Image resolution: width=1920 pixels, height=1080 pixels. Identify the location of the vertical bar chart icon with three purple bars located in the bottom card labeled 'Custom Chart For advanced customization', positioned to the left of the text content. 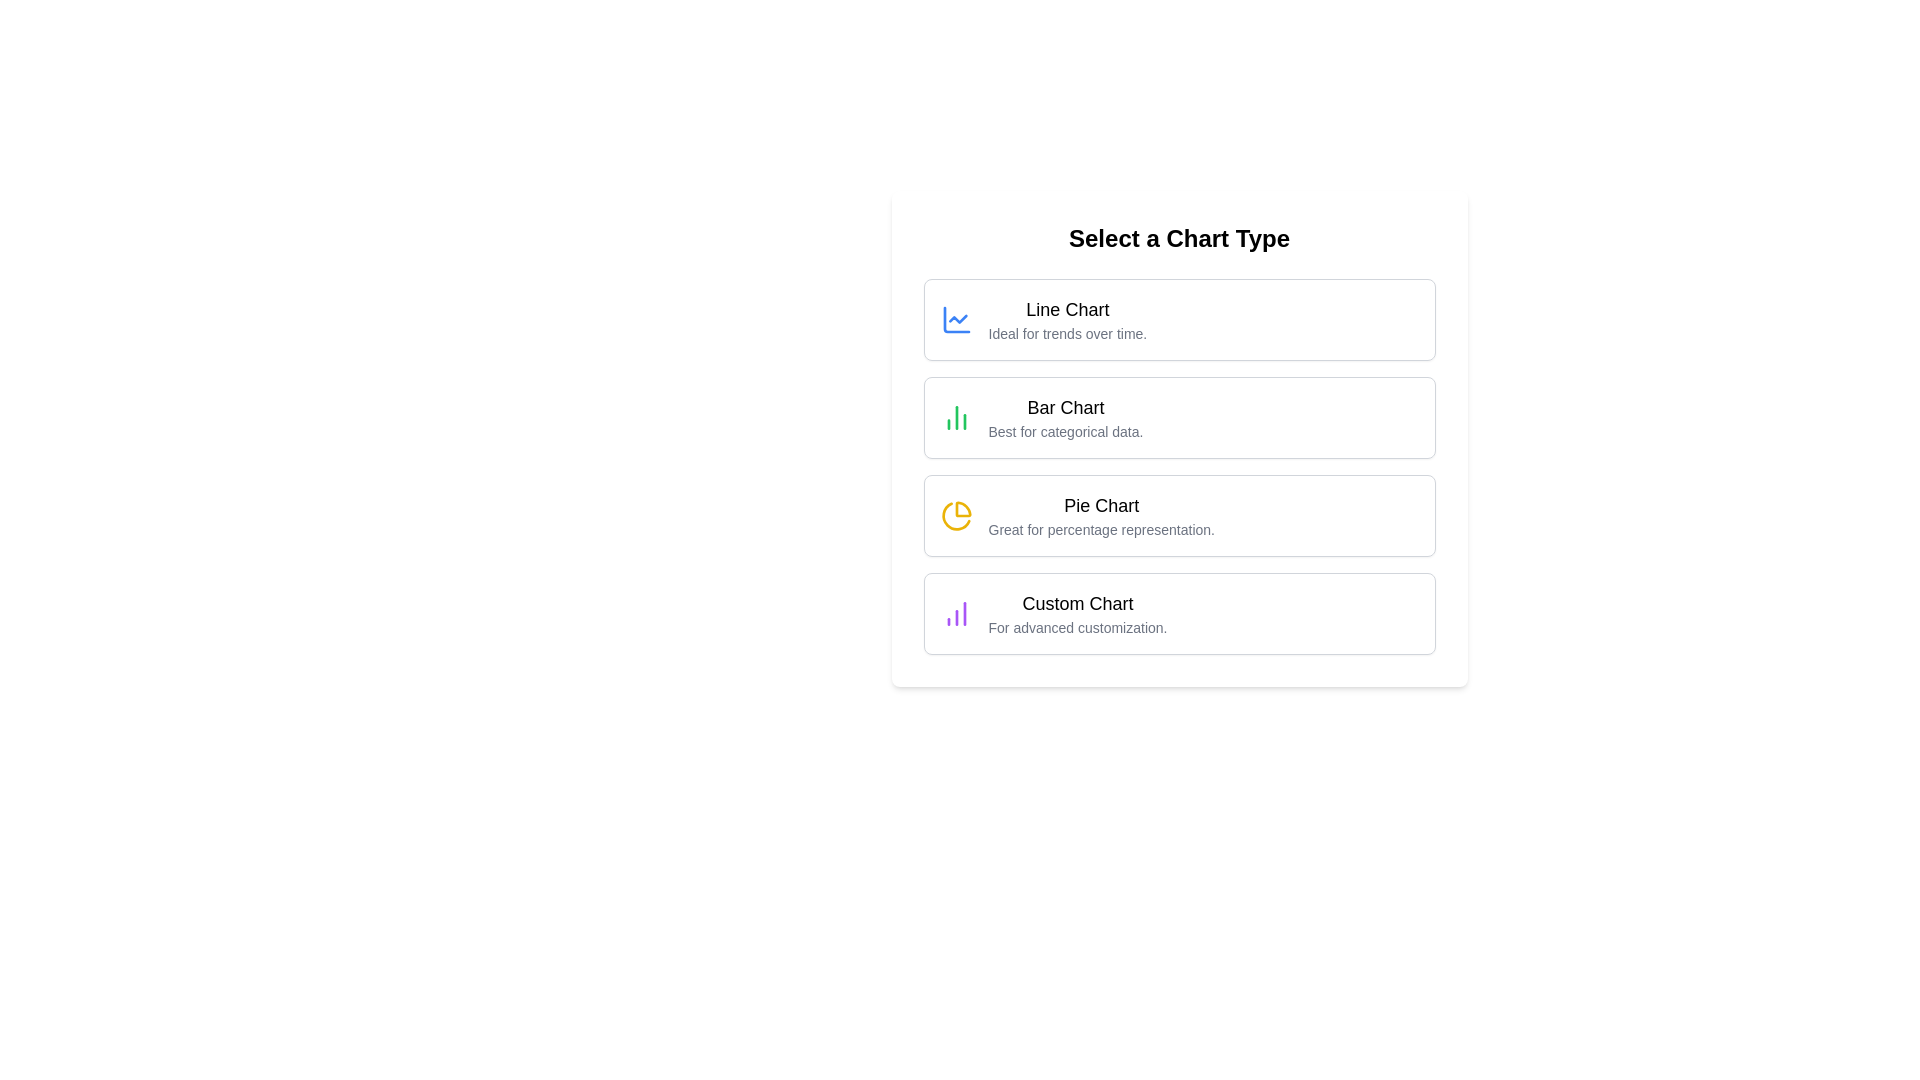
(955, 612).